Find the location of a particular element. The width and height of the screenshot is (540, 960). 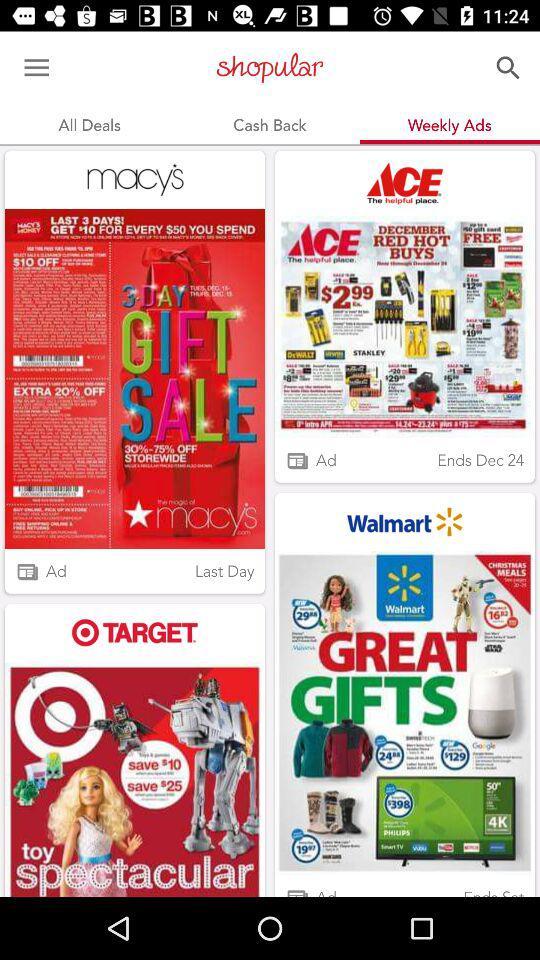

the item above weekly ads is located at coordinates (508, 68).